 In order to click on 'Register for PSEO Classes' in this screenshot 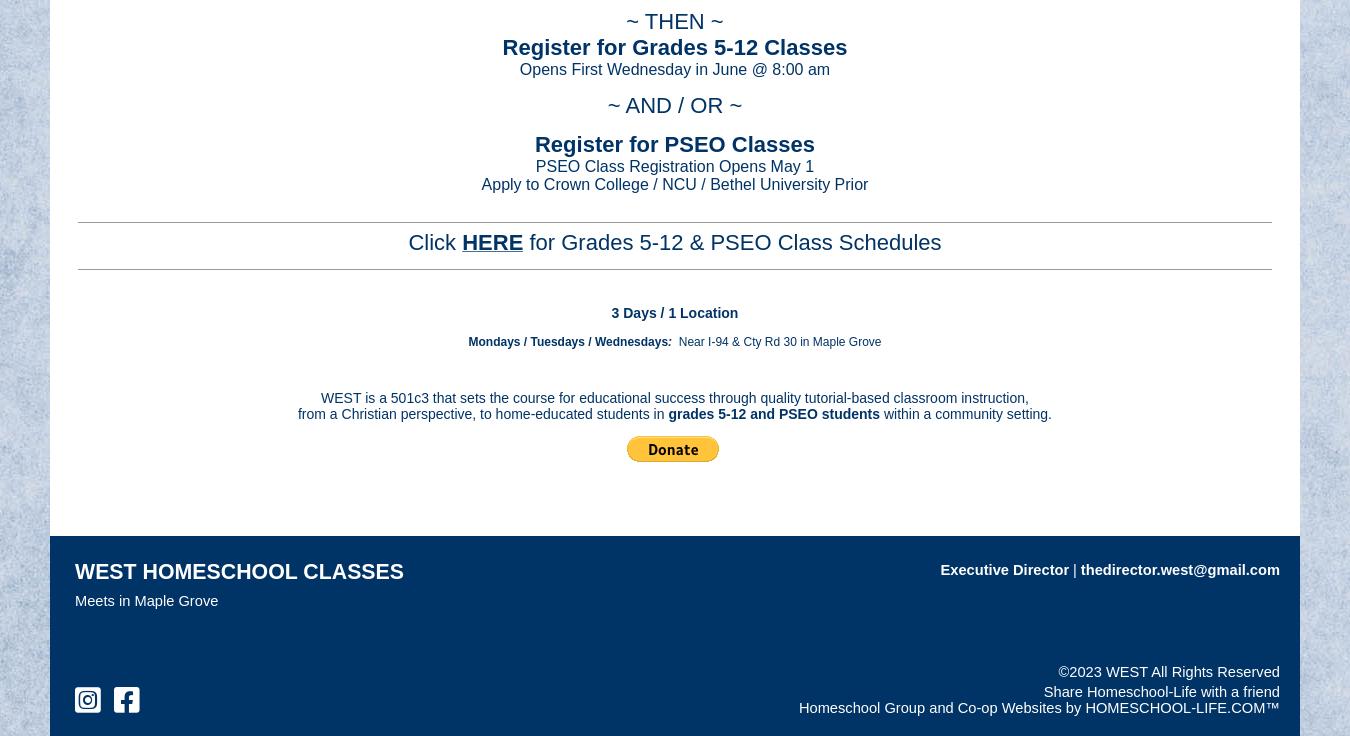, I will do `click(674, 143)`.